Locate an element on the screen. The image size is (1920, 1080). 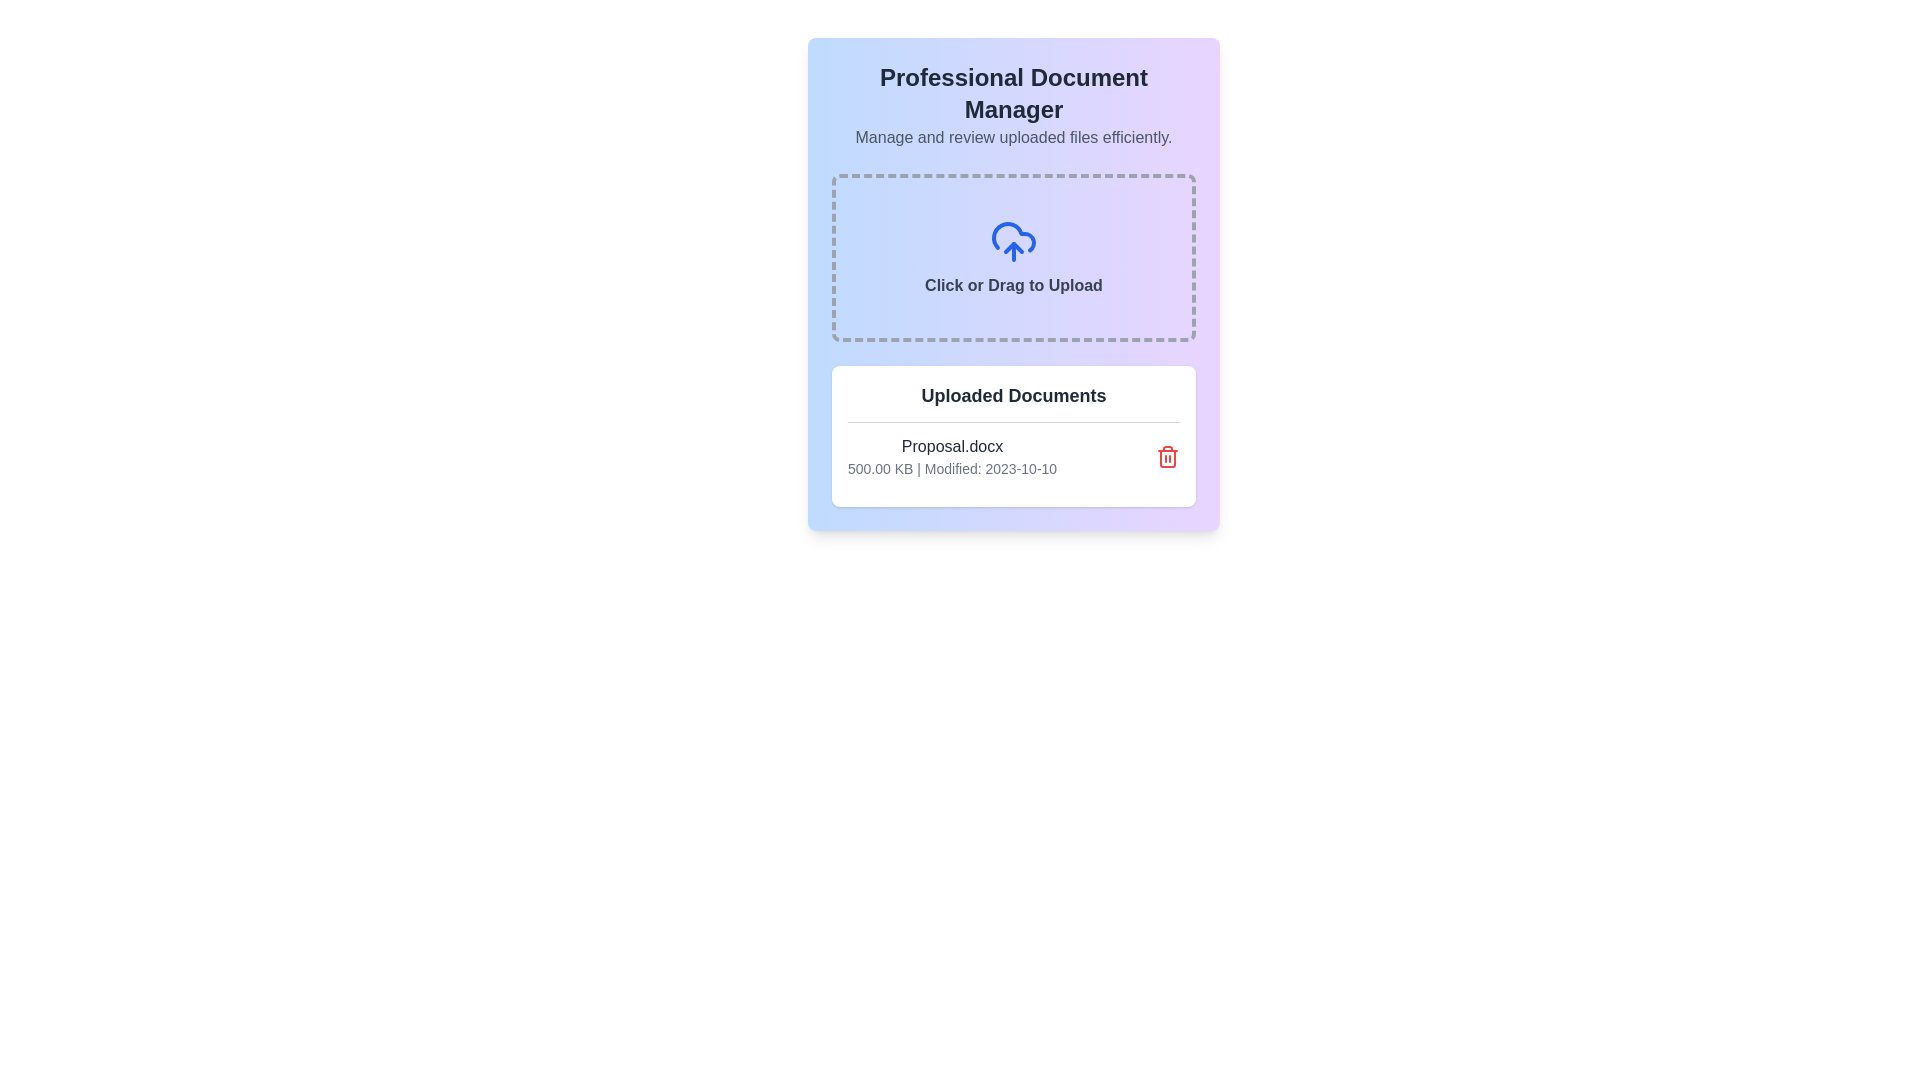
the File upload area with a dashed gray border and a gradient blue-to-purple background that reads 'Click or Drag to Upload' is located at coordinates (1013, 257).